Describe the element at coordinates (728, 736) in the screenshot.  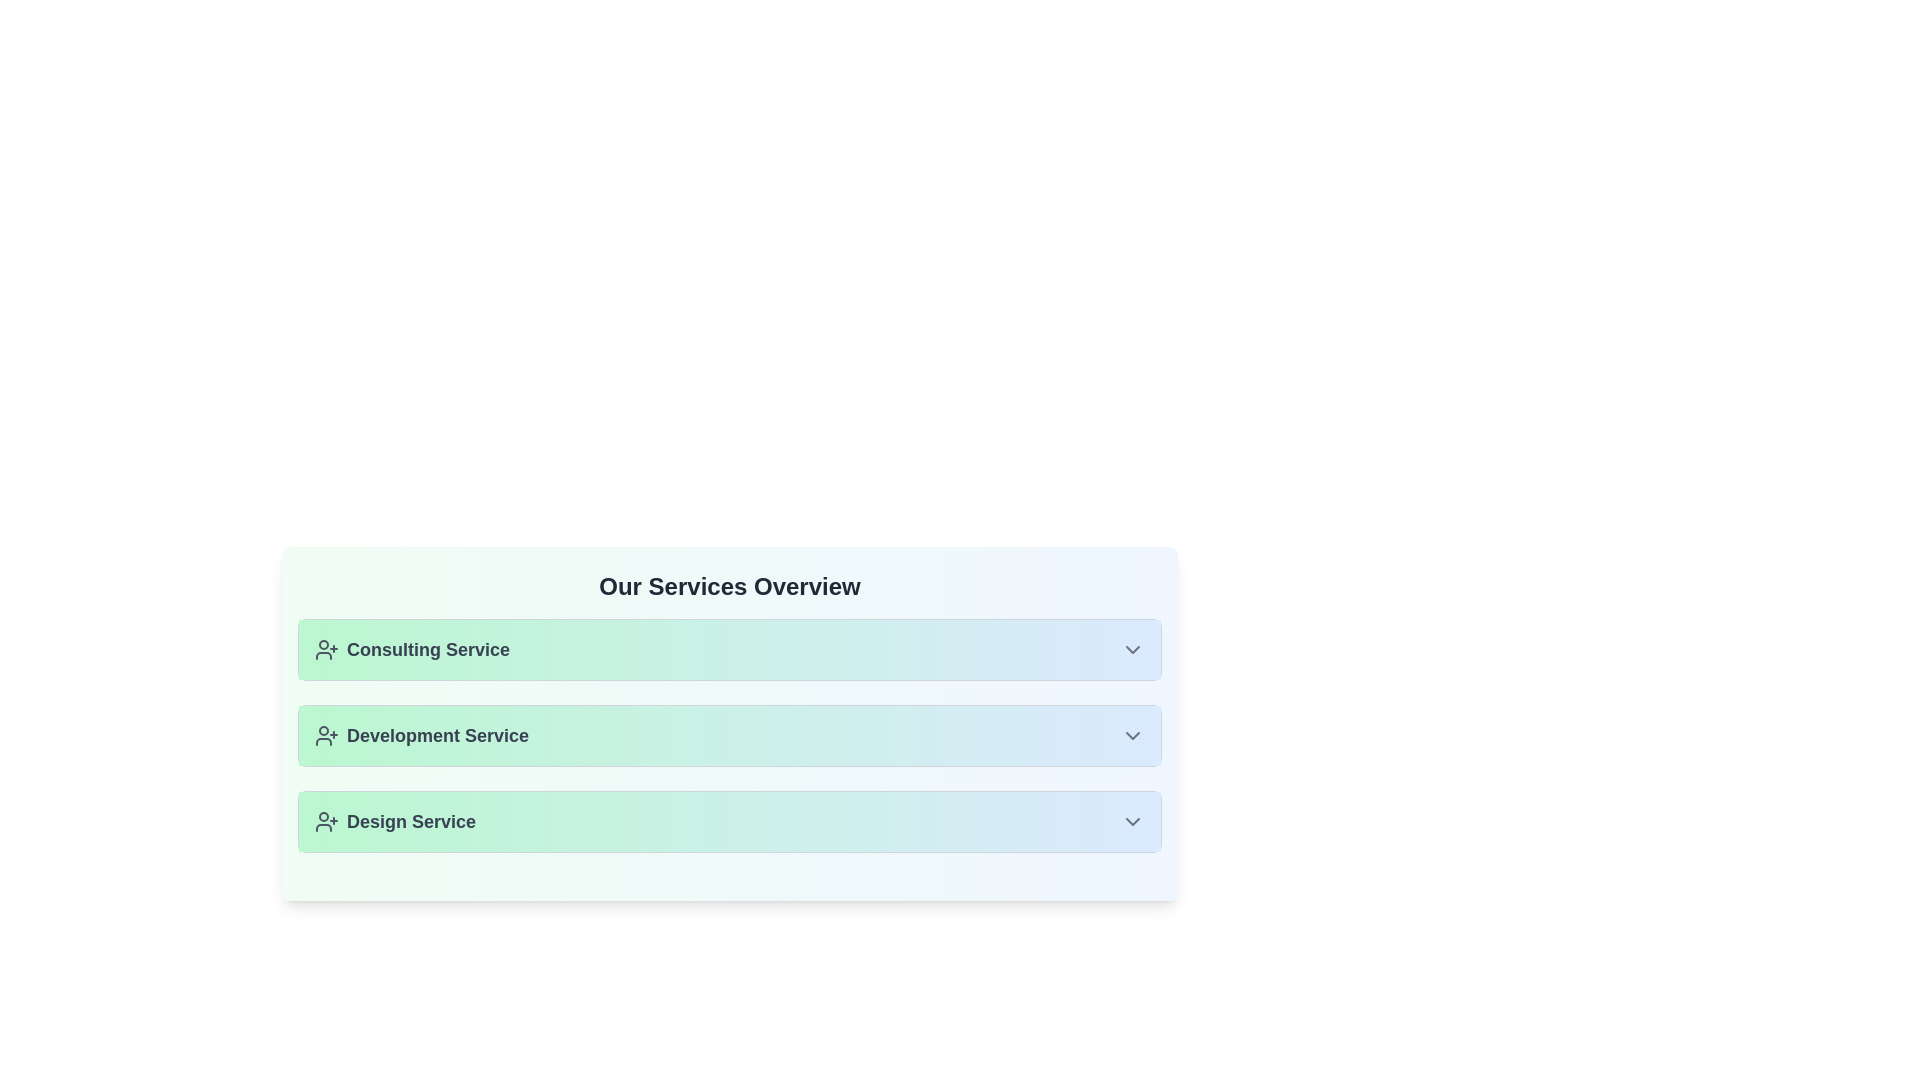
I see `the selectable card for 'Development Service' located in the 'Our Services Overview' section` at that location.